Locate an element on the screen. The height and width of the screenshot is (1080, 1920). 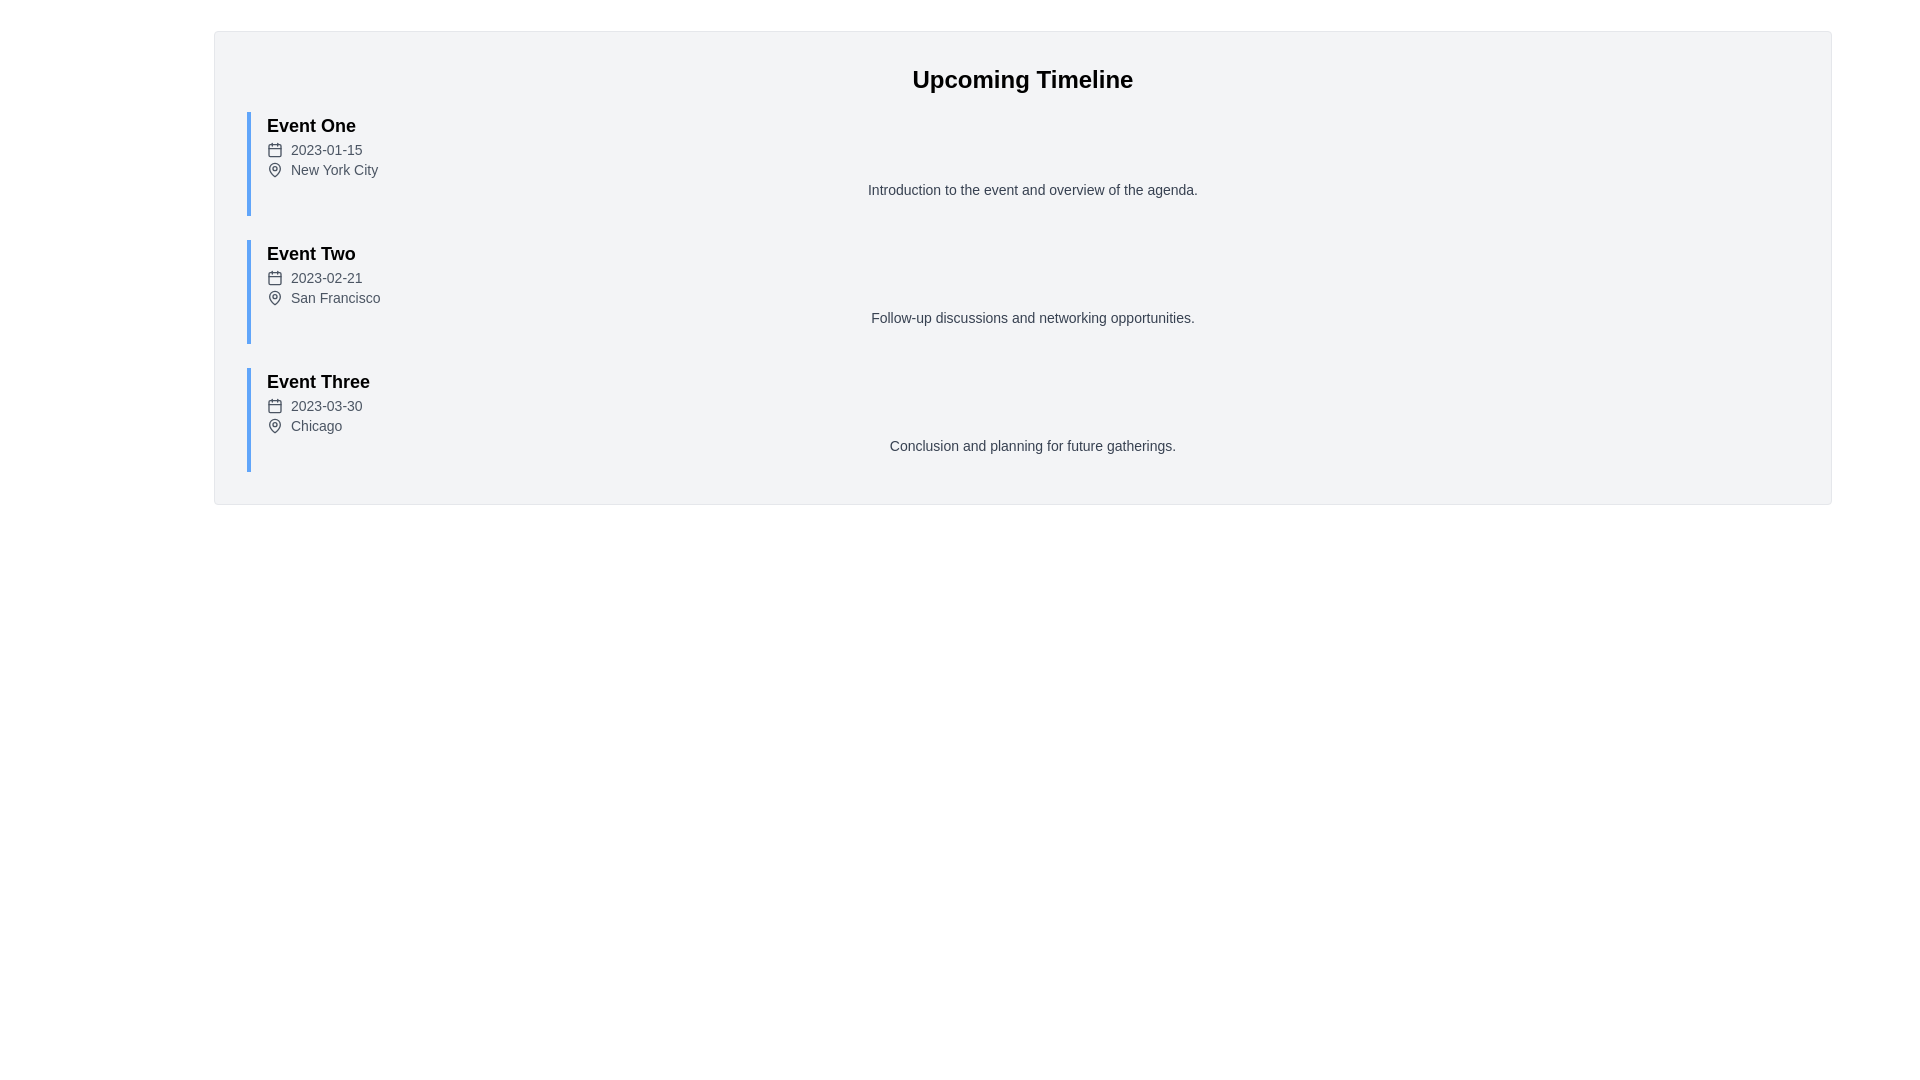
the calendar icon, which is a small, square-bordered, line-based design representing a calendar, located next to the date '2023-03-30' under the title 'Event Three' is located at coordinates (273, 405).